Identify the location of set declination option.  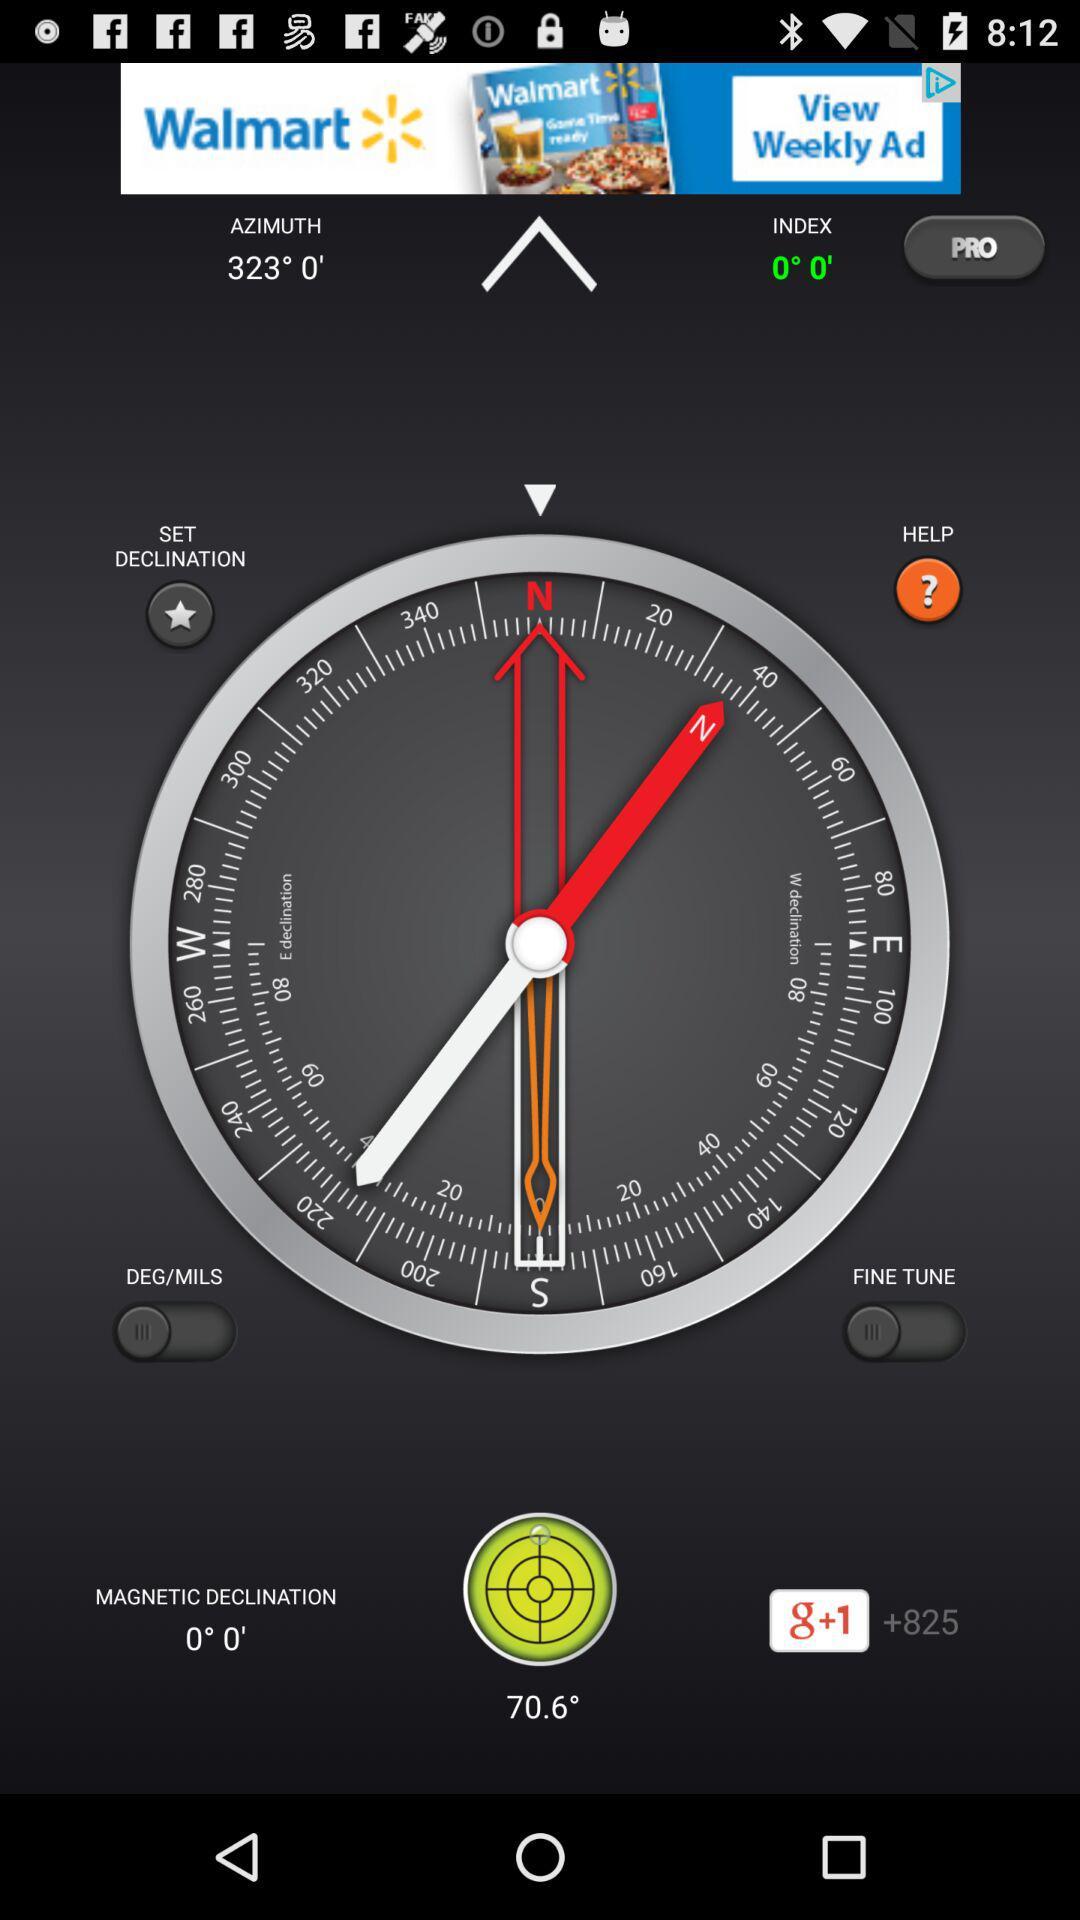
(180, 613).